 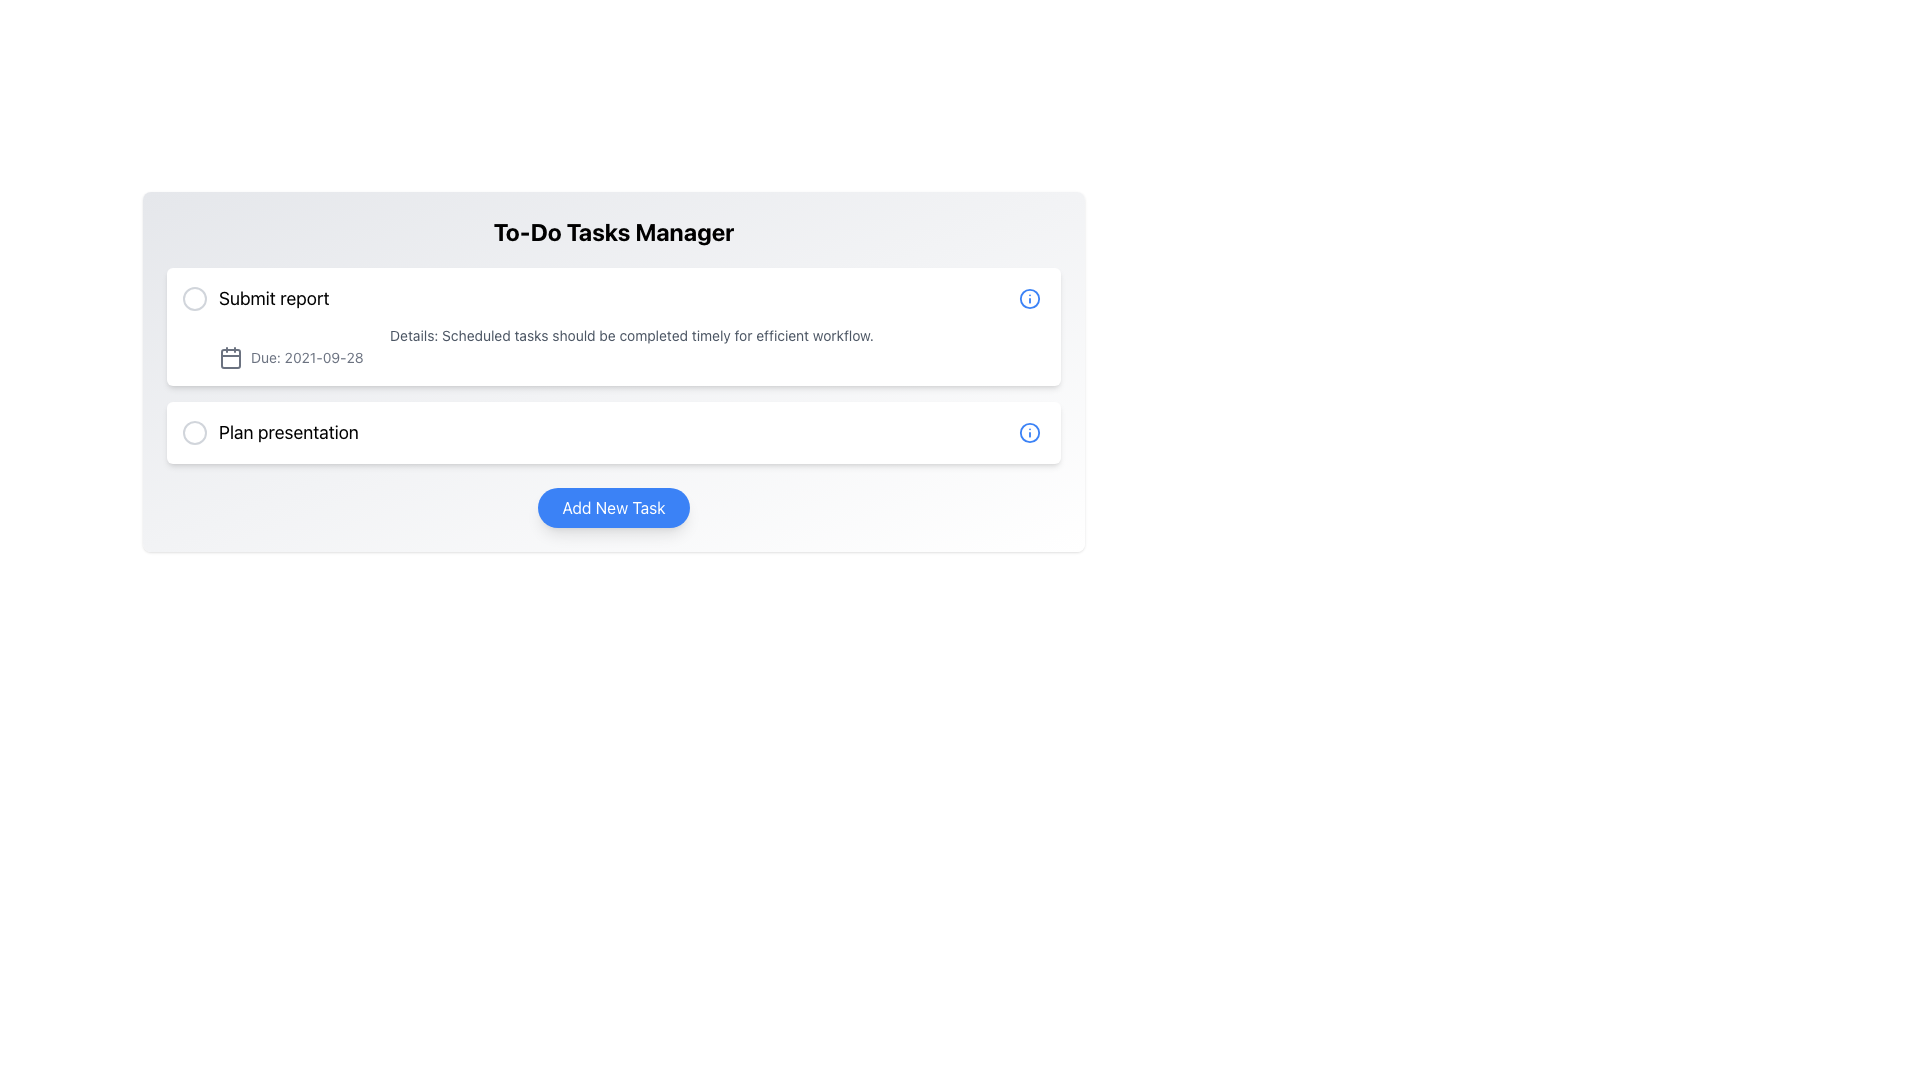 I want to click on the Text label displaying 'Details: Scheduled tasks should be completed timely for efficient workflow.' located directly below the 'Submit report' task title, so click(x=631, y=334).